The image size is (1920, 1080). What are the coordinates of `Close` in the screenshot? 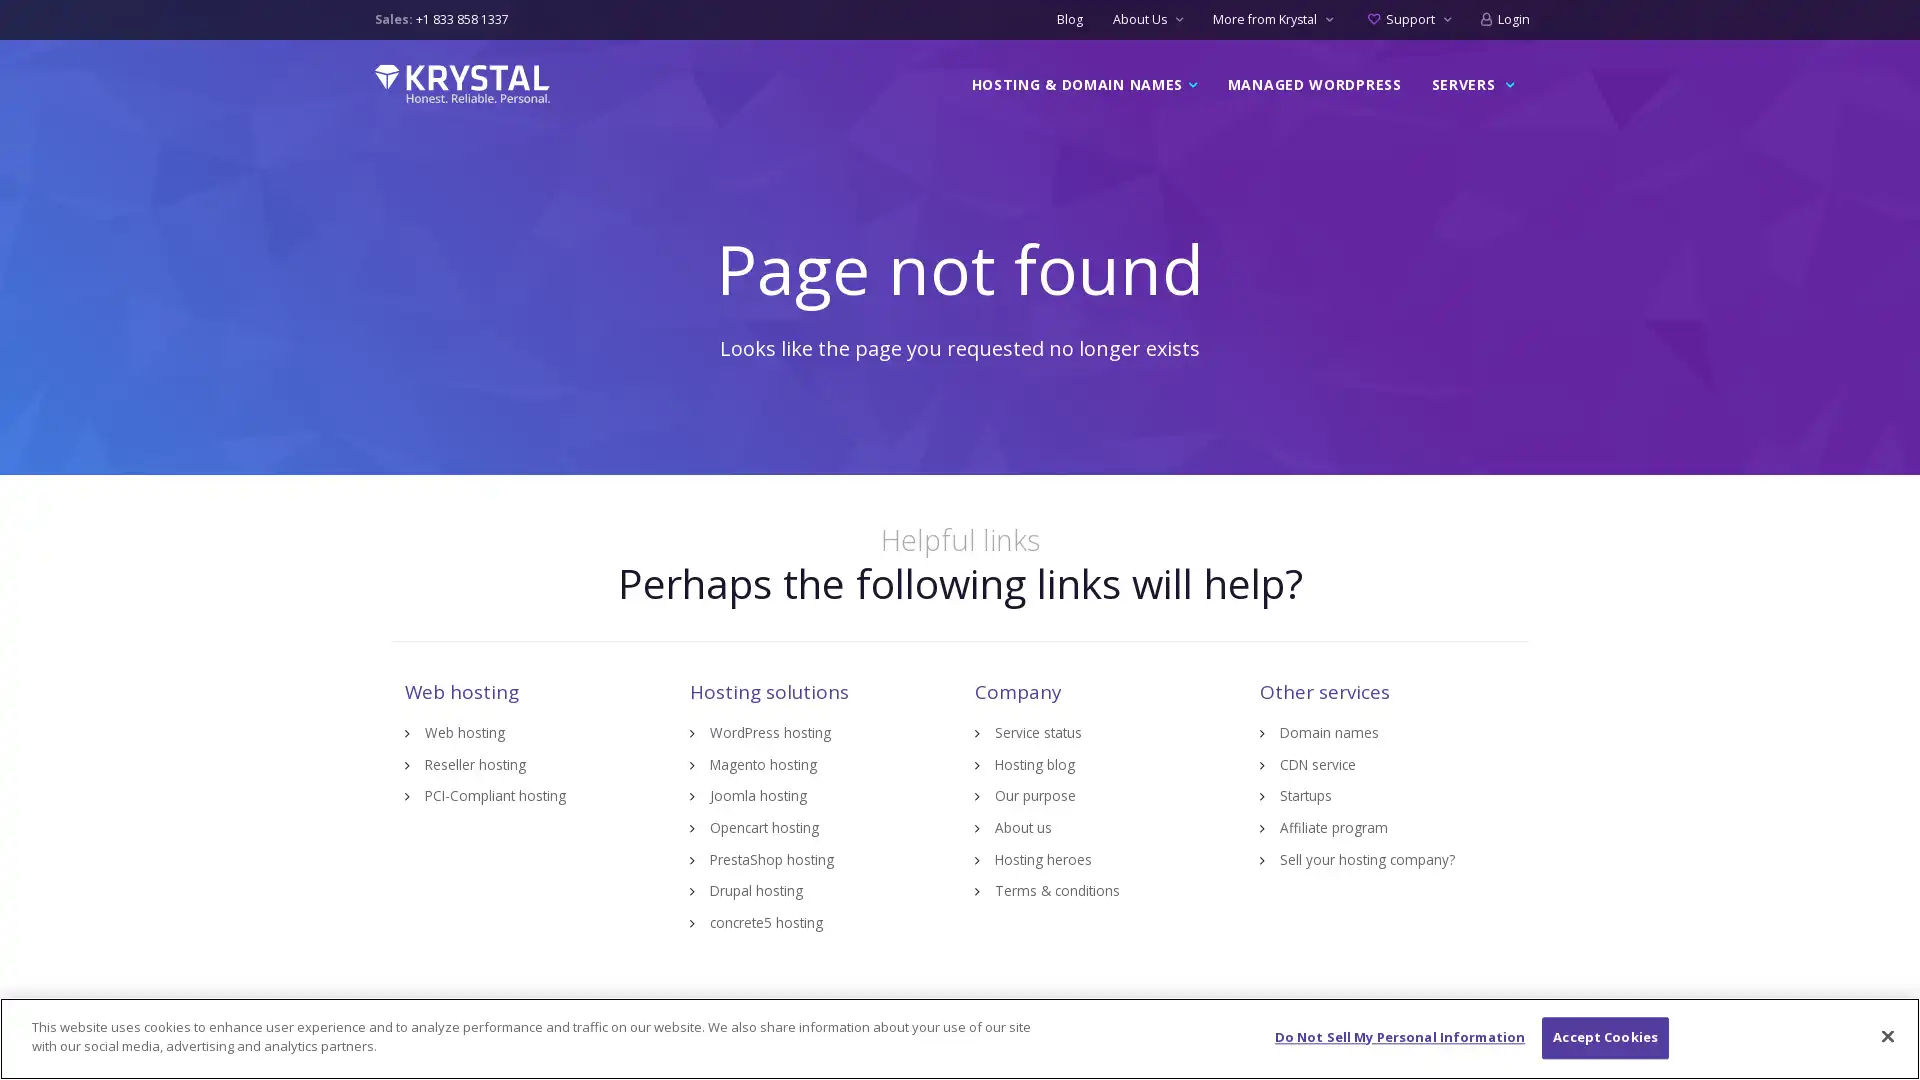 It's located at (1886, 1035).